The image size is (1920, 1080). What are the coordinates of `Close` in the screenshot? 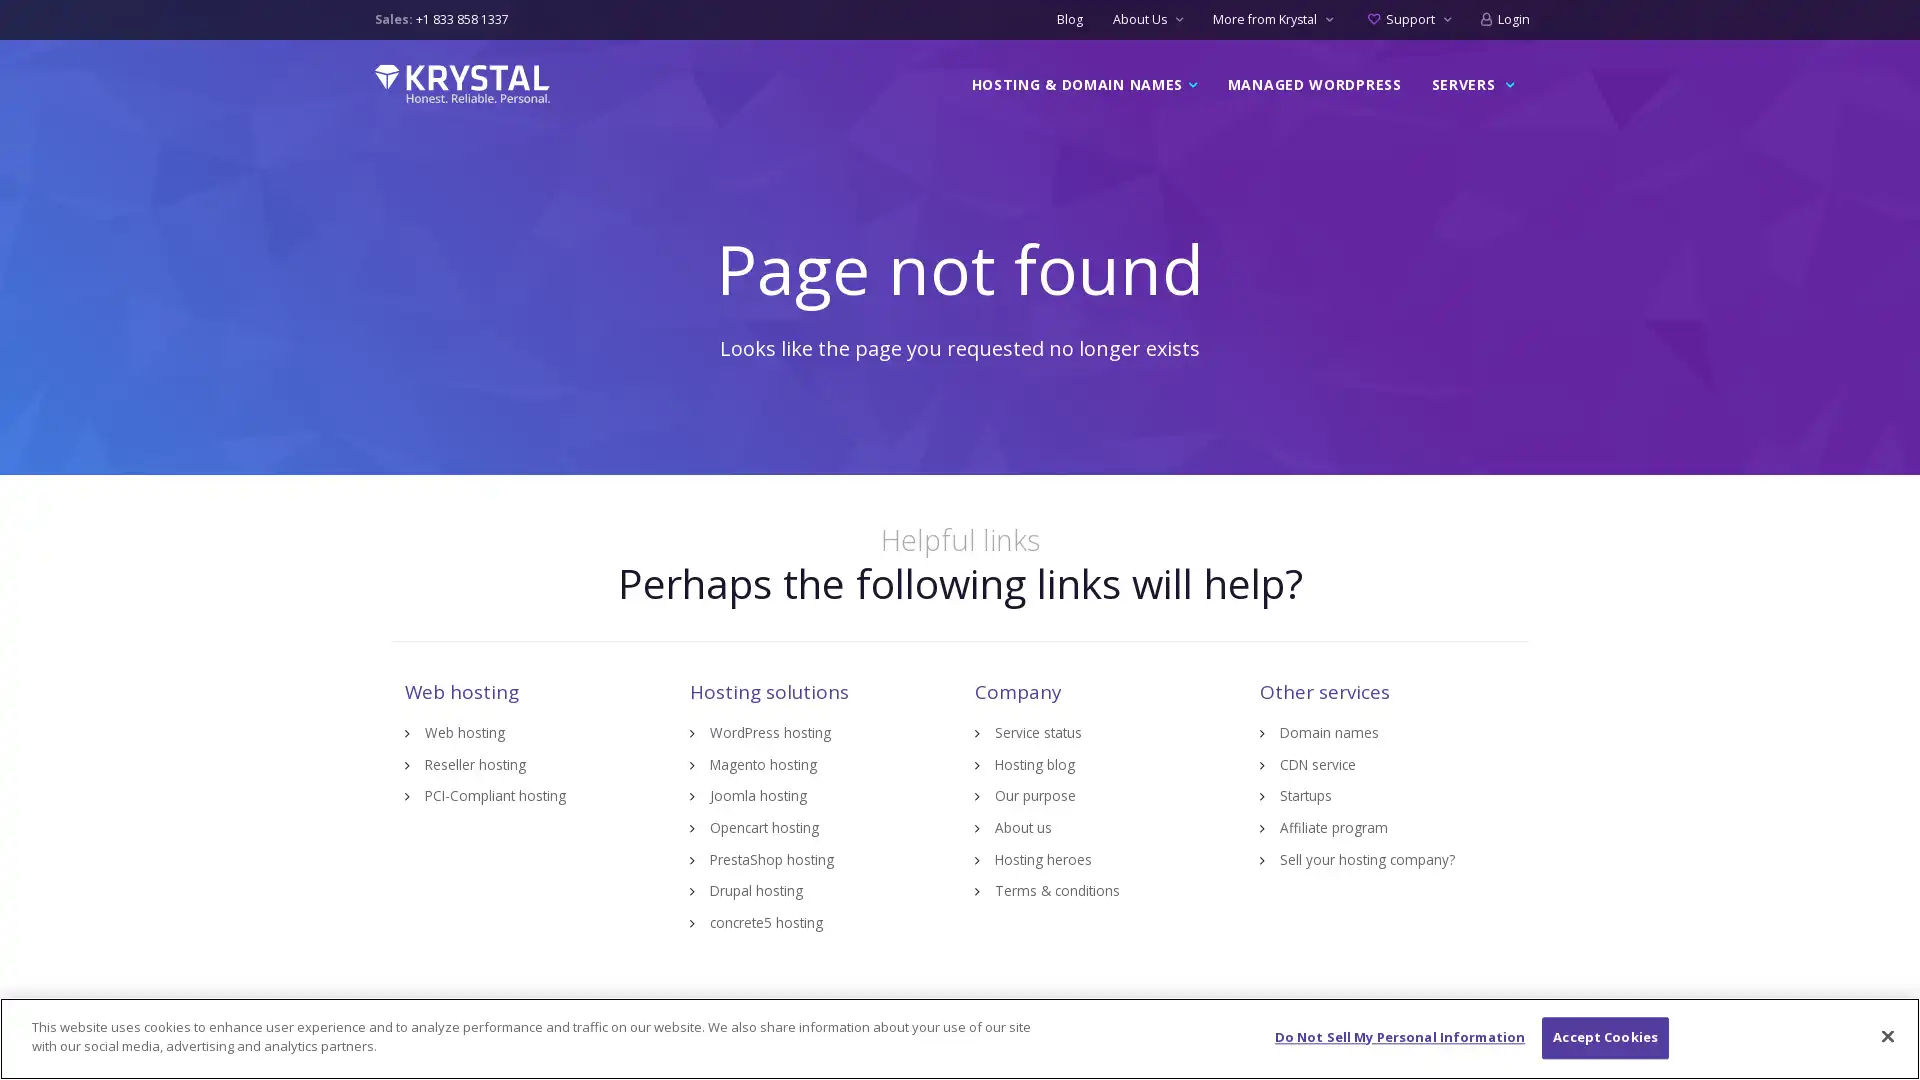 It's located at (1886, 1035).